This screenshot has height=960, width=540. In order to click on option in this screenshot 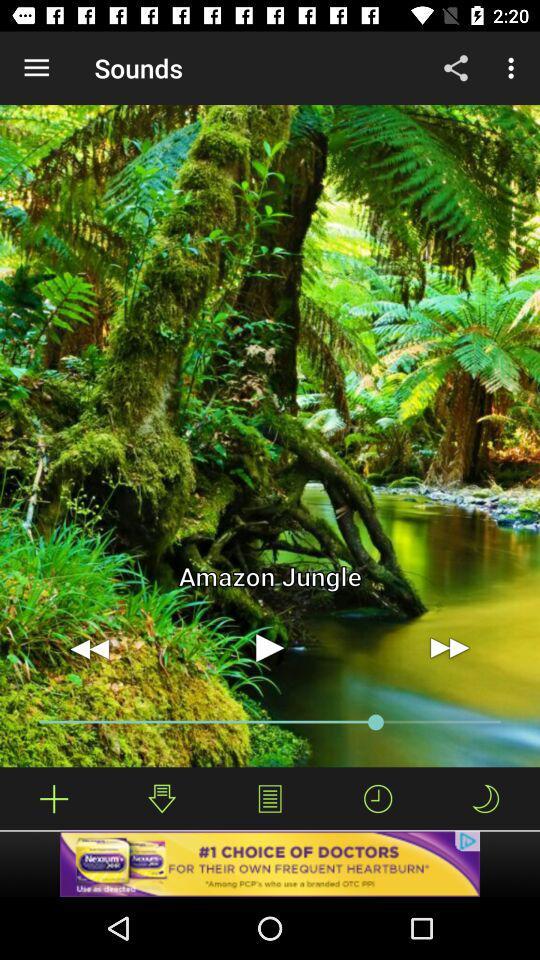, I will do `click(270, 647)`.